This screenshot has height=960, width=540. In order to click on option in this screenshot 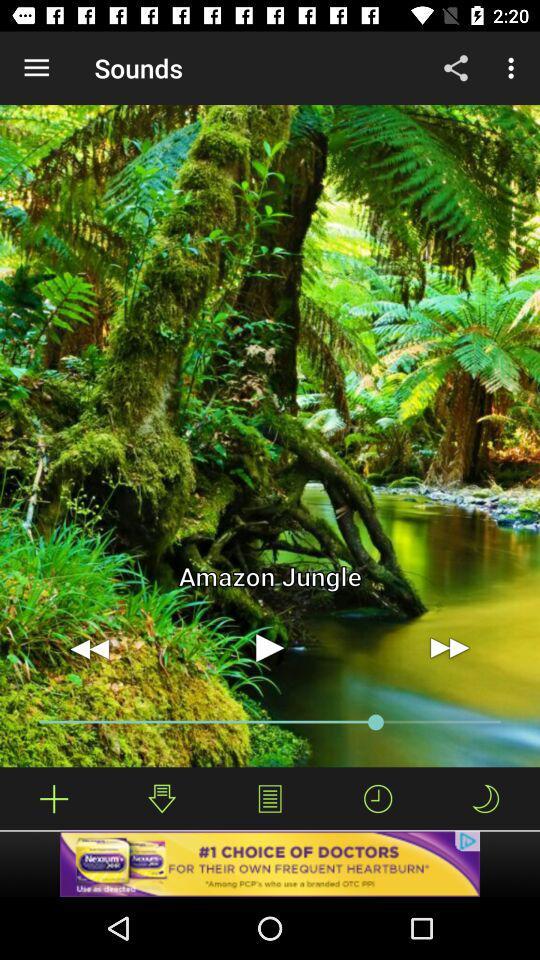, I will do `click(270, 647)`.